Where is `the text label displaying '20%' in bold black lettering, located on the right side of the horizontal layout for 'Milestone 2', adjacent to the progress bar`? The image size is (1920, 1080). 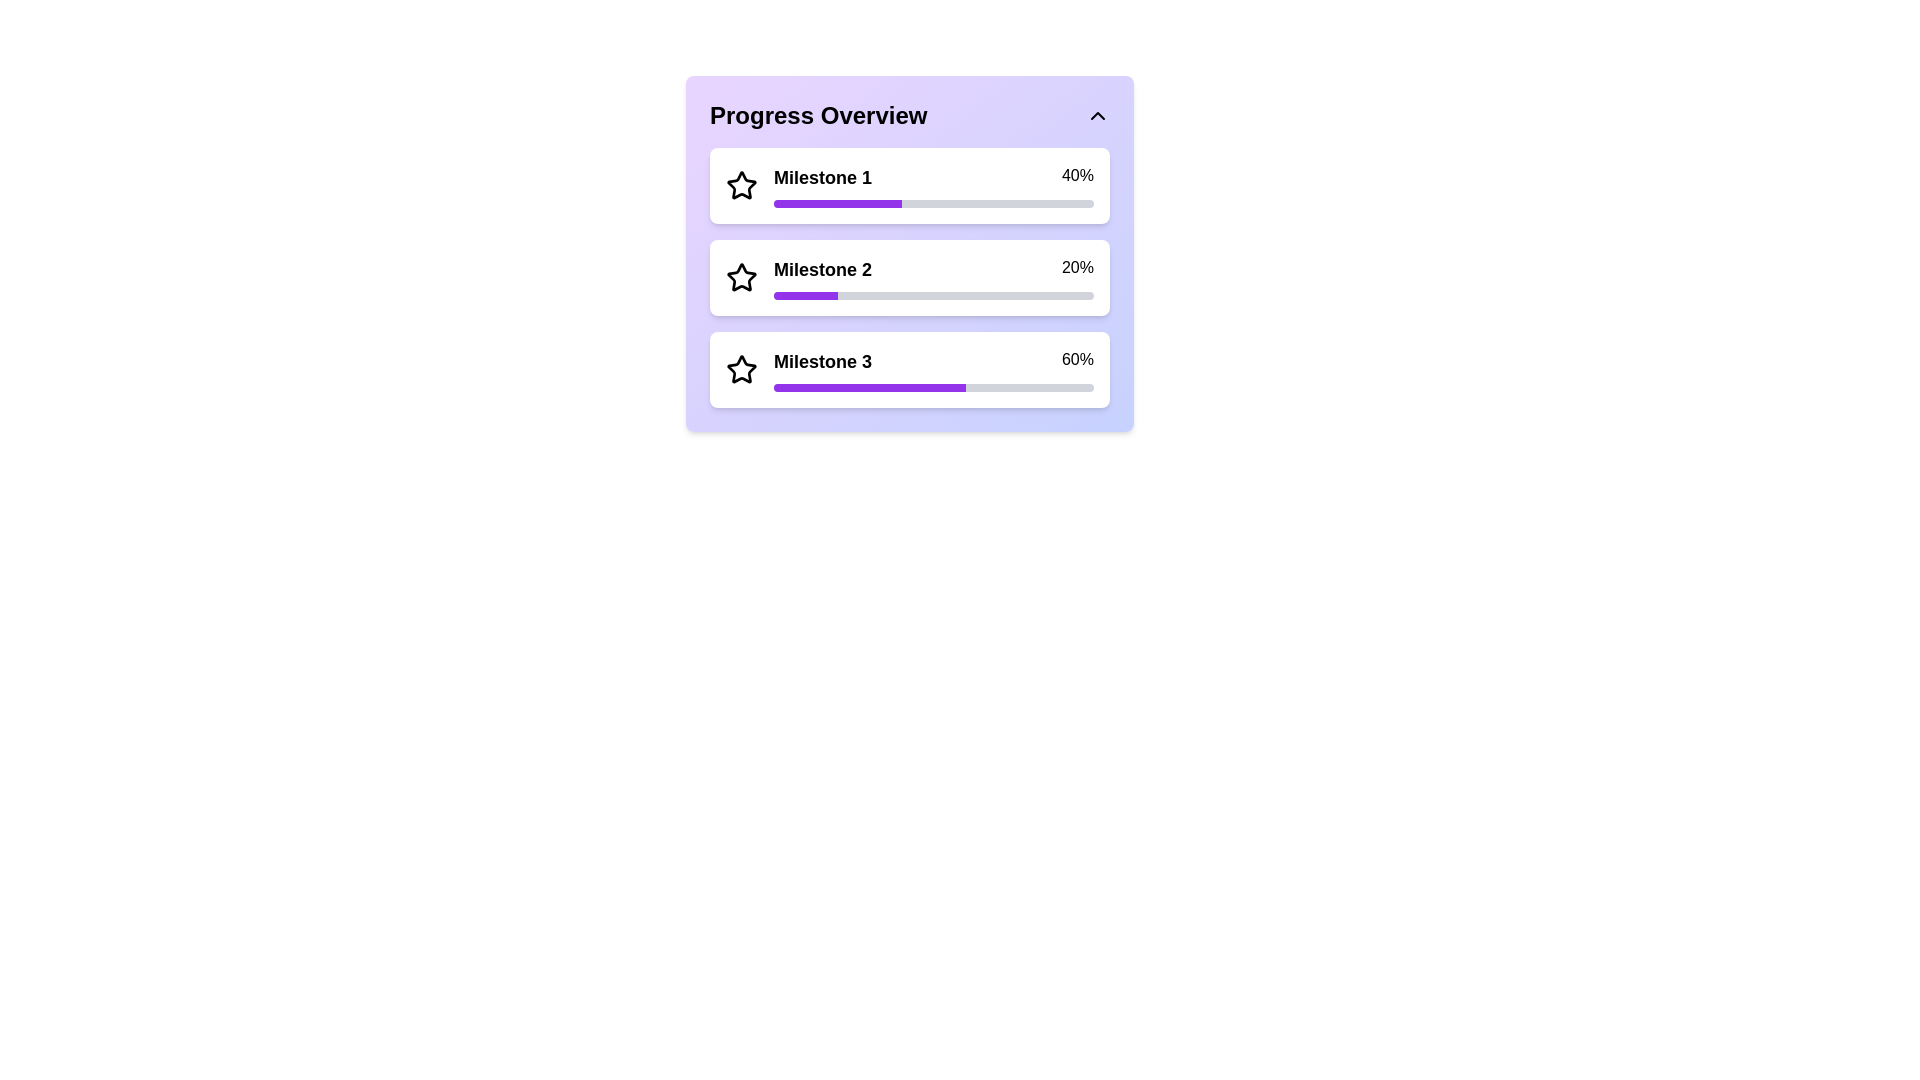 the text label displaying '20%' in bold black lettering, located on the right side of the horizontal layout for 'Milestone 2', adjacent to the progress bar is located at coordinates (1076, 270).